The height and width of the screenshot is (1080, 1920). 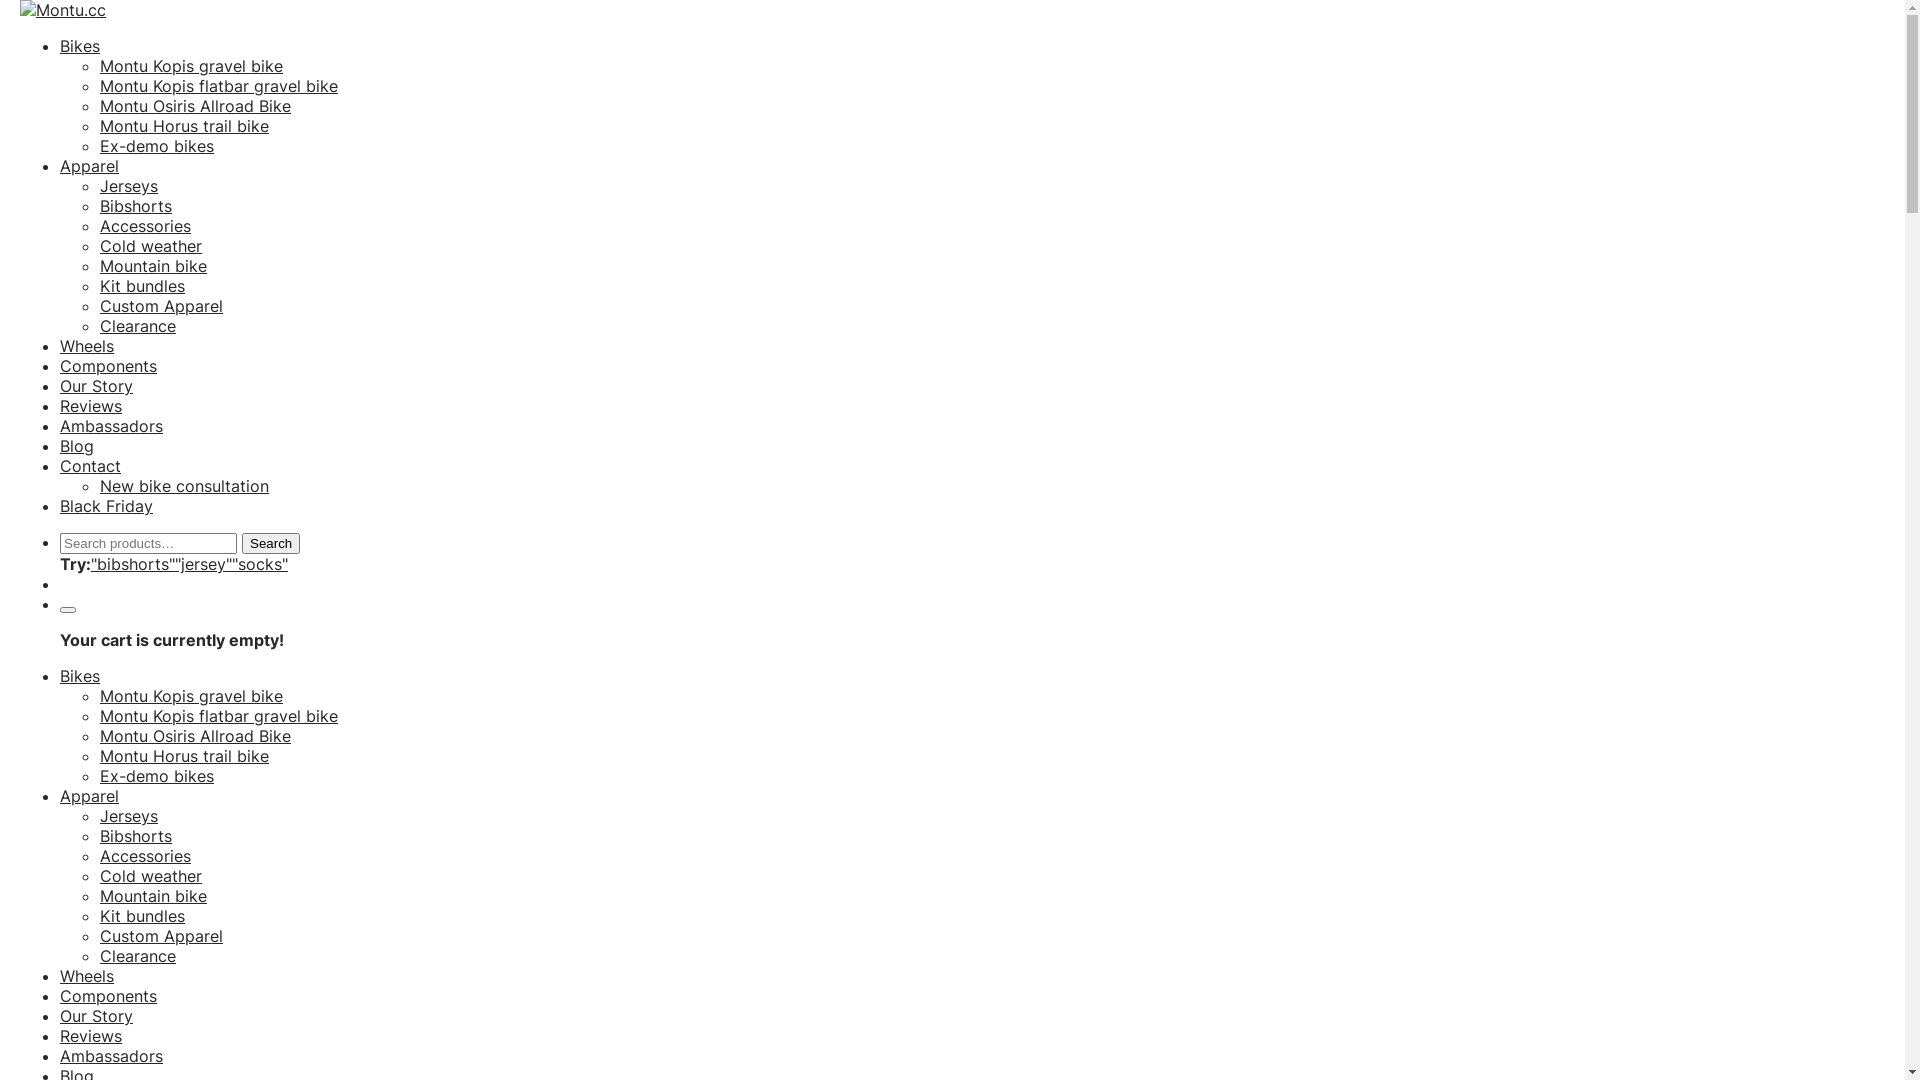 What do you see at coordinates (90, 405) in the screenshot?
I see `'Reviews'` at bounding box center [90, 405].